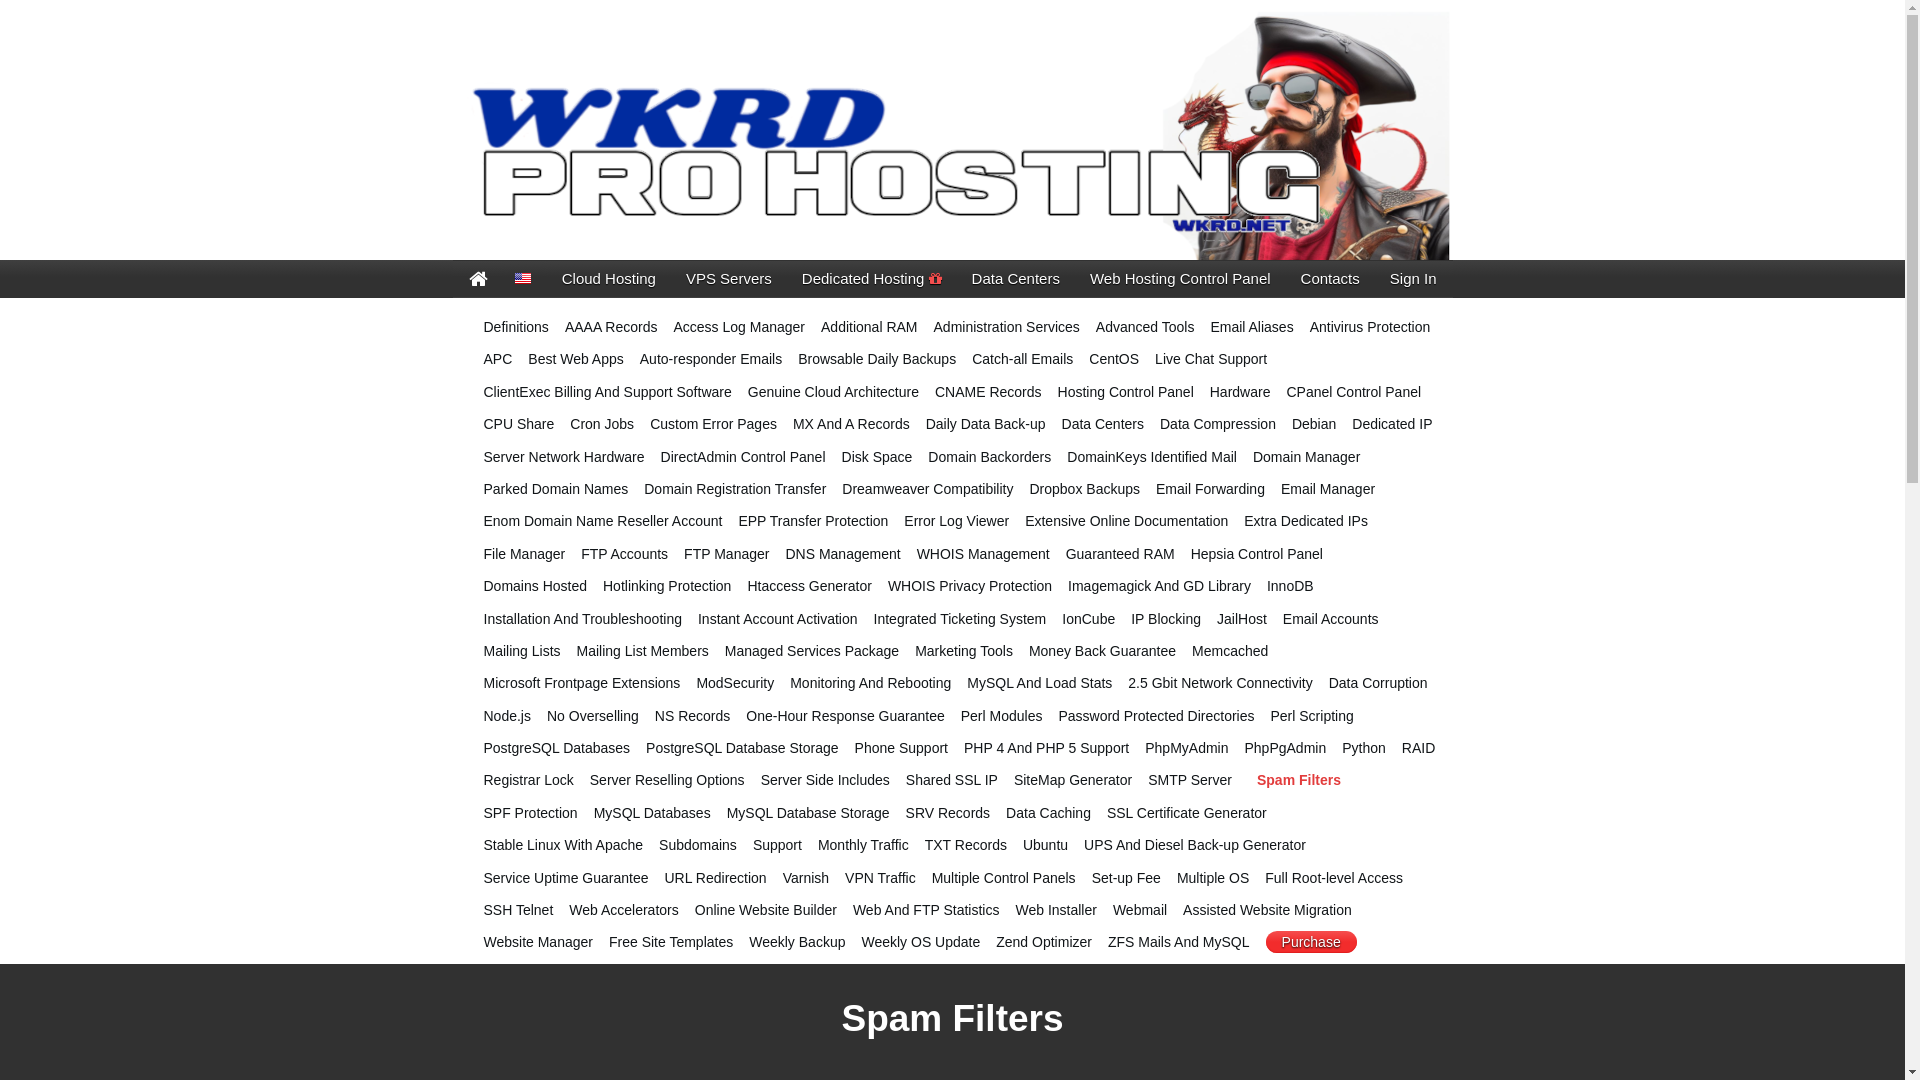 The height and width of the screenshot is (1080, 1920). Describe the element at coordinates (592, 715) in the screenshot. I see `'No Overselling'` at that location.